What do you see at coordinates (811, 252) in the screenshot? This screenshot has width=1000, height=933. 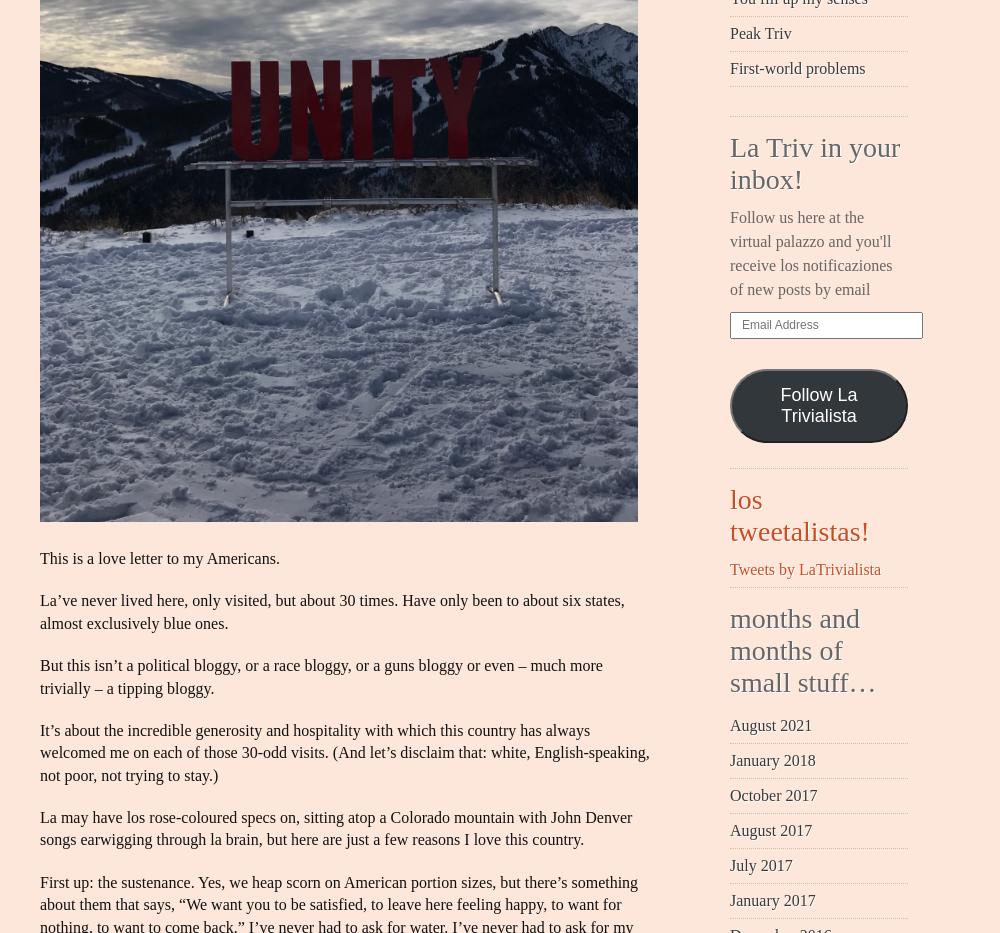 I see `'Follow us here at the virtual palazzo and you'll receive los notificaziones of new posts by email'` at bounding box center [811, 252].